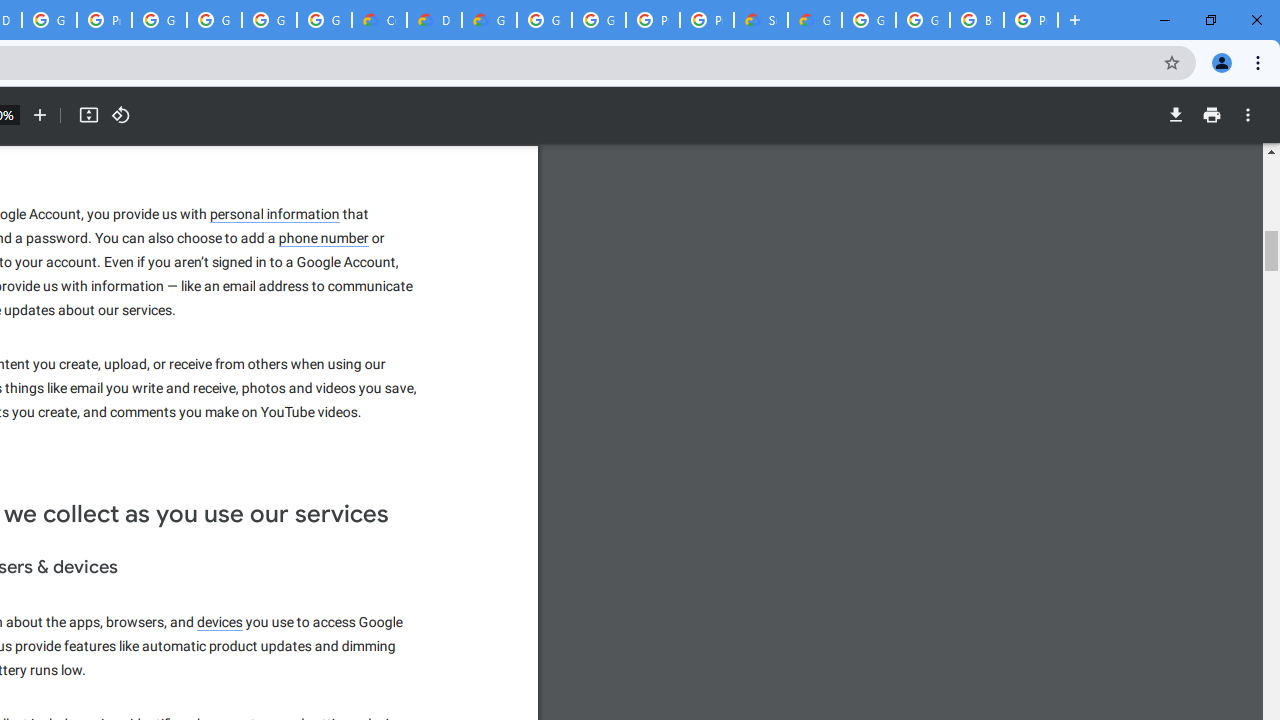 Image resolution: width=1280 pixels, height=720 pixels. What do you see at coordinates (489, 20) in the screenshot?
I see `'Gemini for Business and Developers | Google Cloud'` at bounding box center [489, 20].